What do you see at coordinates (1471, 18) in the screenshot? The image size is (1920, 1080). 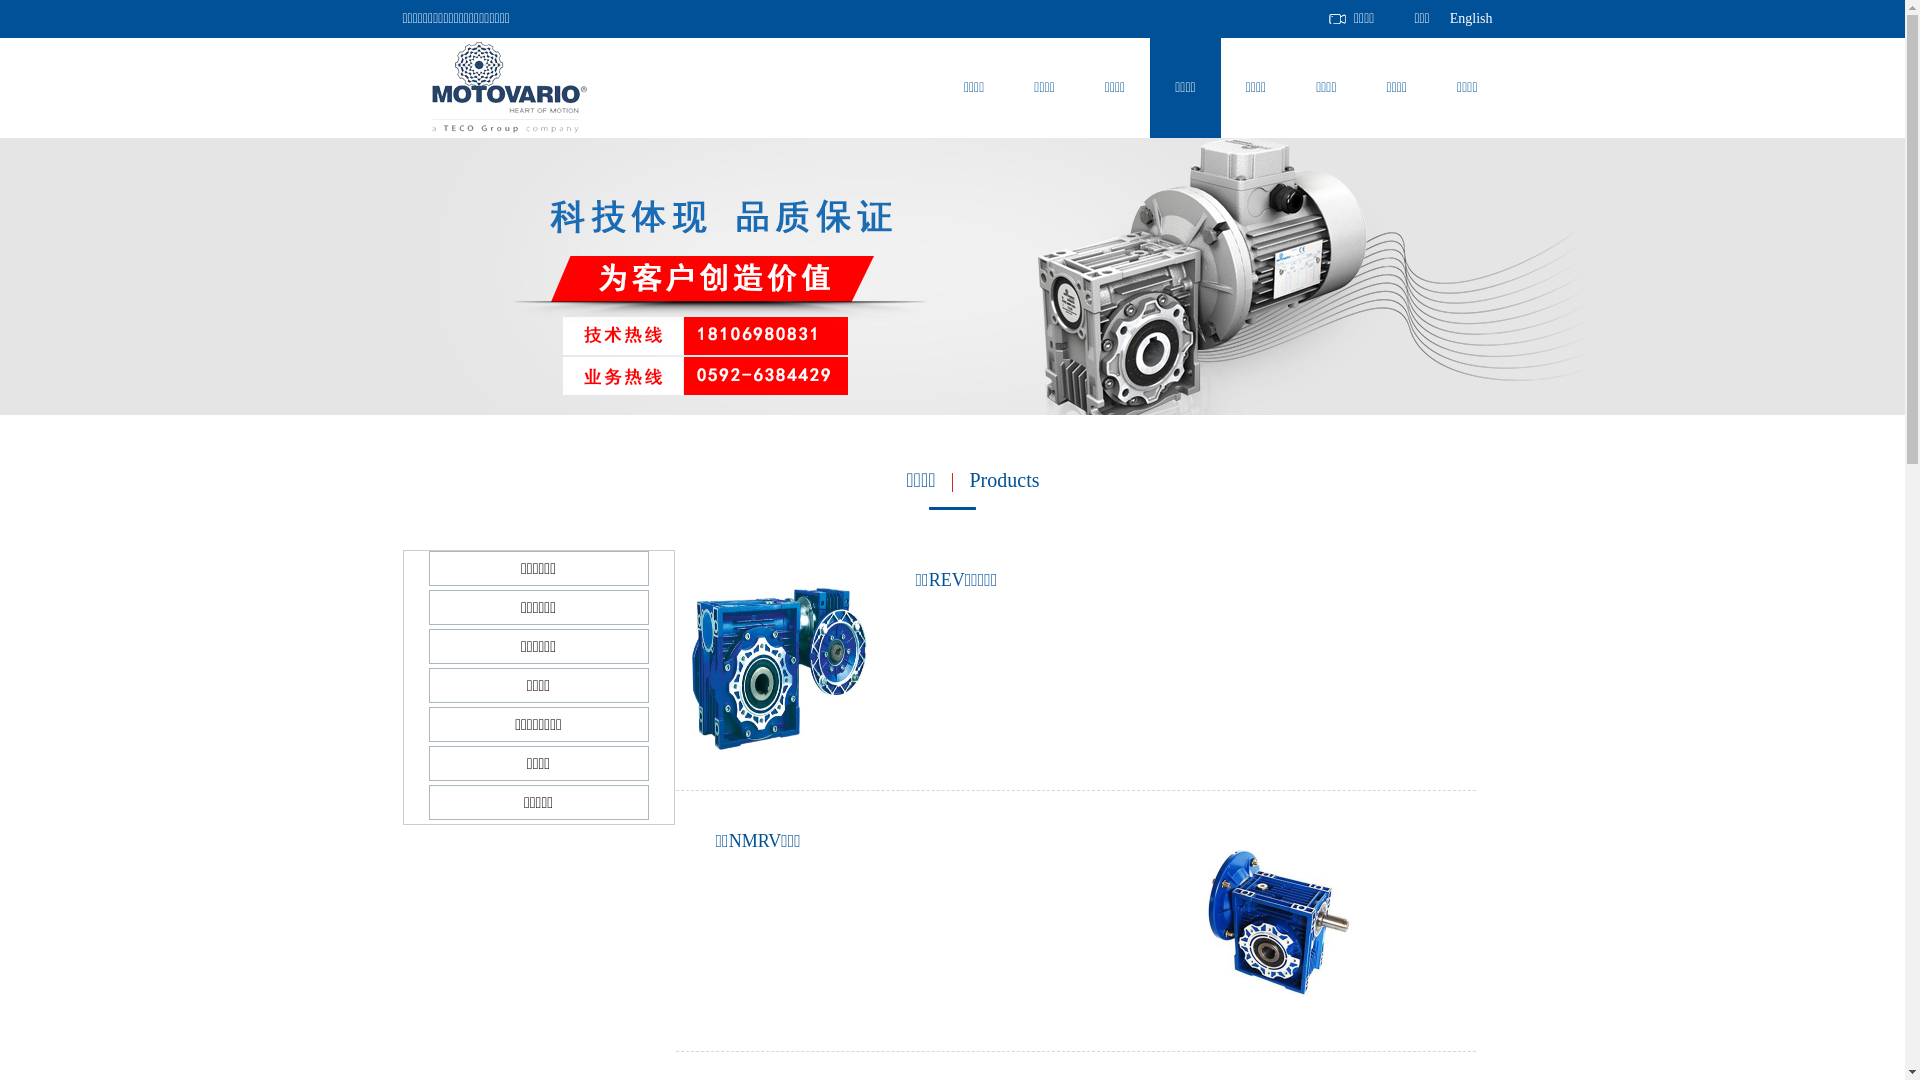 I see `'English'` at bounding box center [1471, 18].